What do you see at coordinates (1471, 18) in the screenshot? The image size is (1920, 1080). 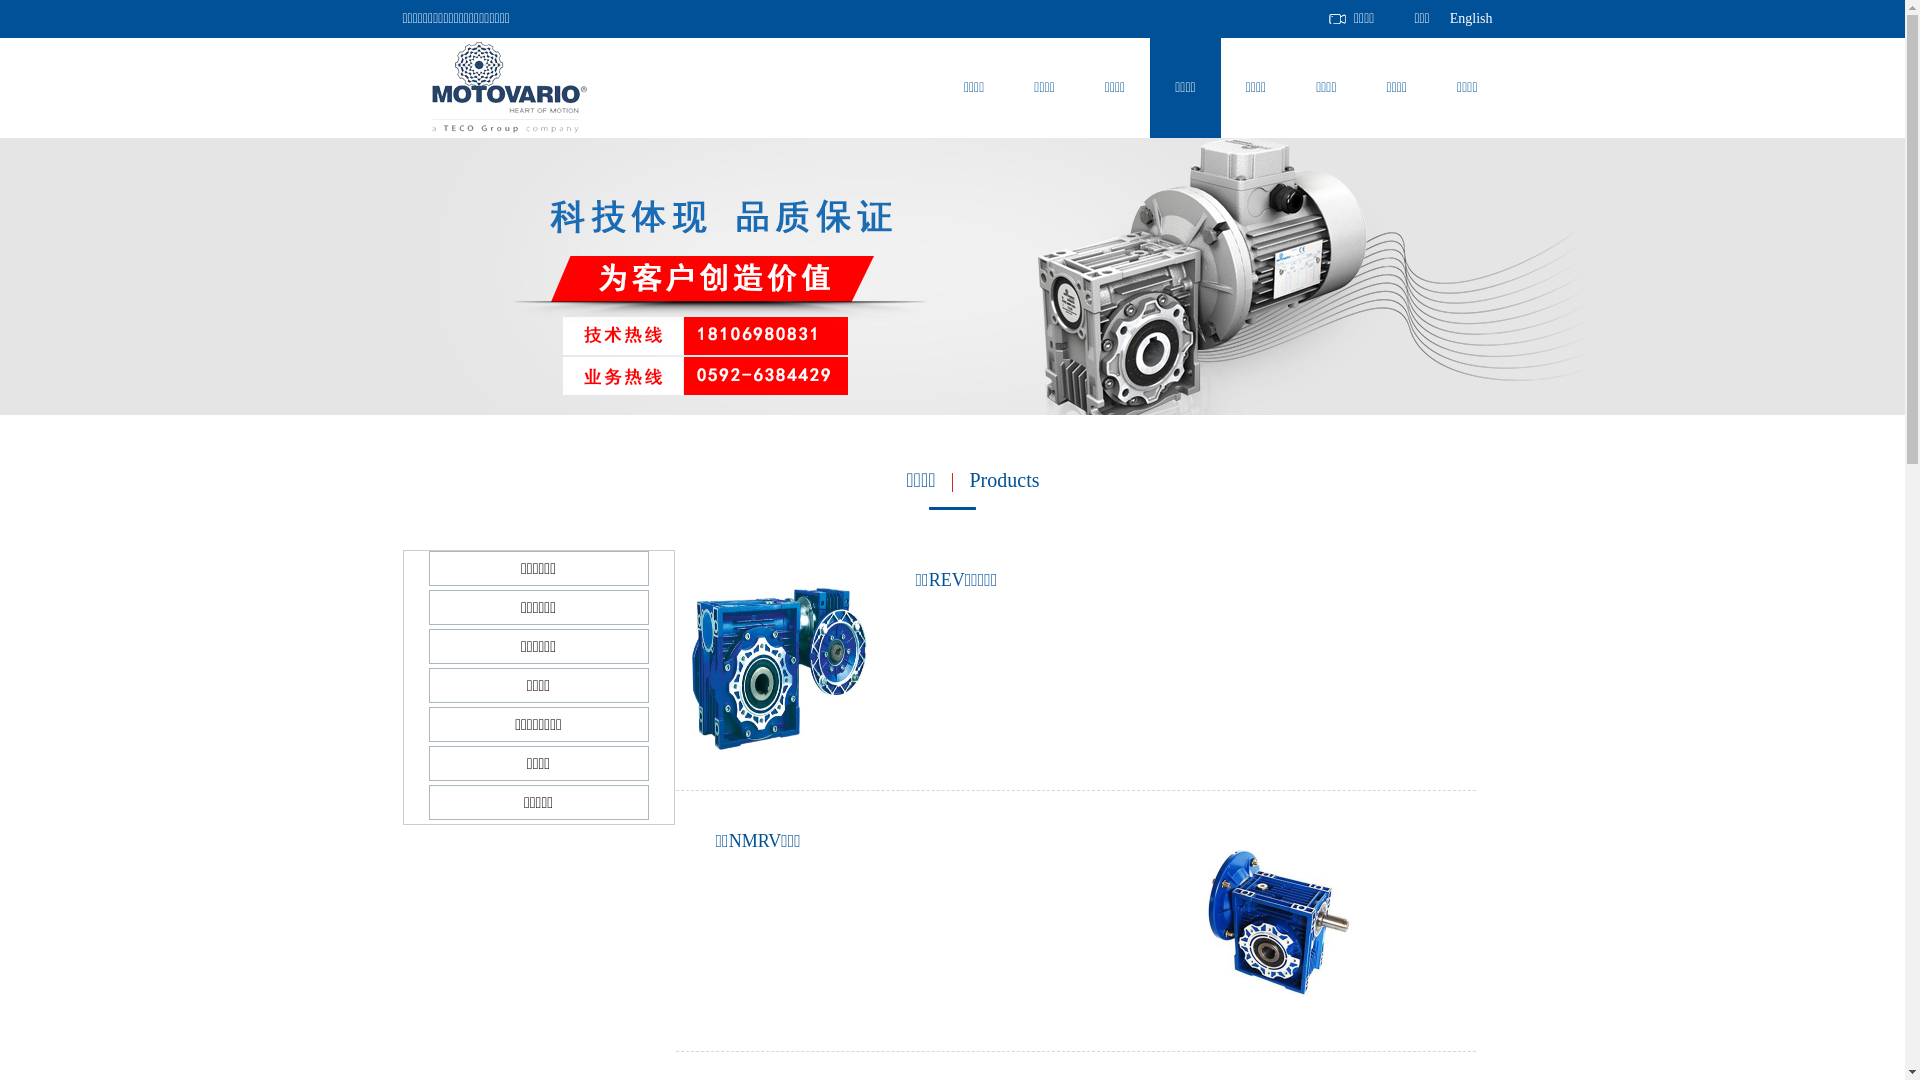 I see `'English'` at bounding box center [1471, 18].